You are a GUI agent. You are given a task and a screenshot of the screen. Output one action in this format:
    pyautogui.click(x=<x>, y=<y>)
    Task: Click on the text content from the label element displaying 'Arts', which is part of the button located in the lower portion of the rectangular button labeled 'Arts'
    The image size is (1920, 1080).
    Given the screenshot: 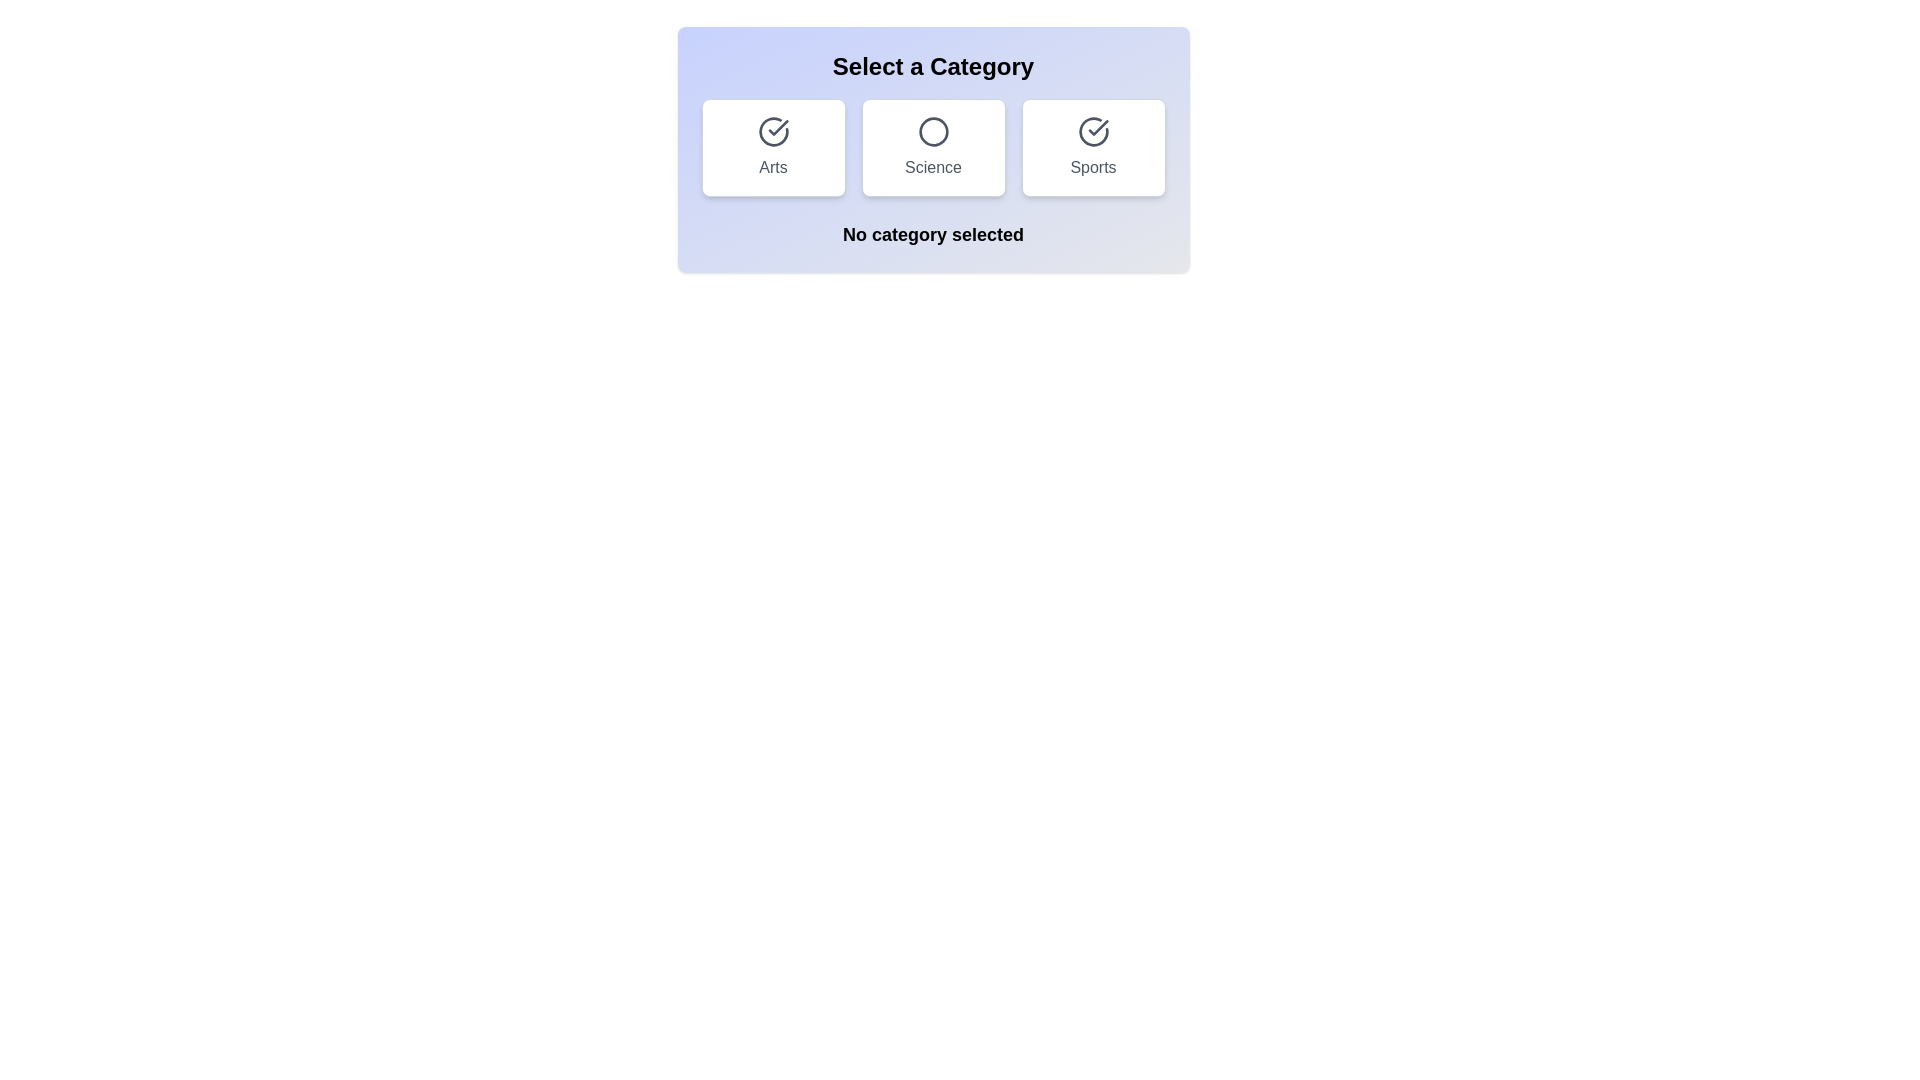 What is the action you would take?
    pyautogui.click(x=772, y=167)
    